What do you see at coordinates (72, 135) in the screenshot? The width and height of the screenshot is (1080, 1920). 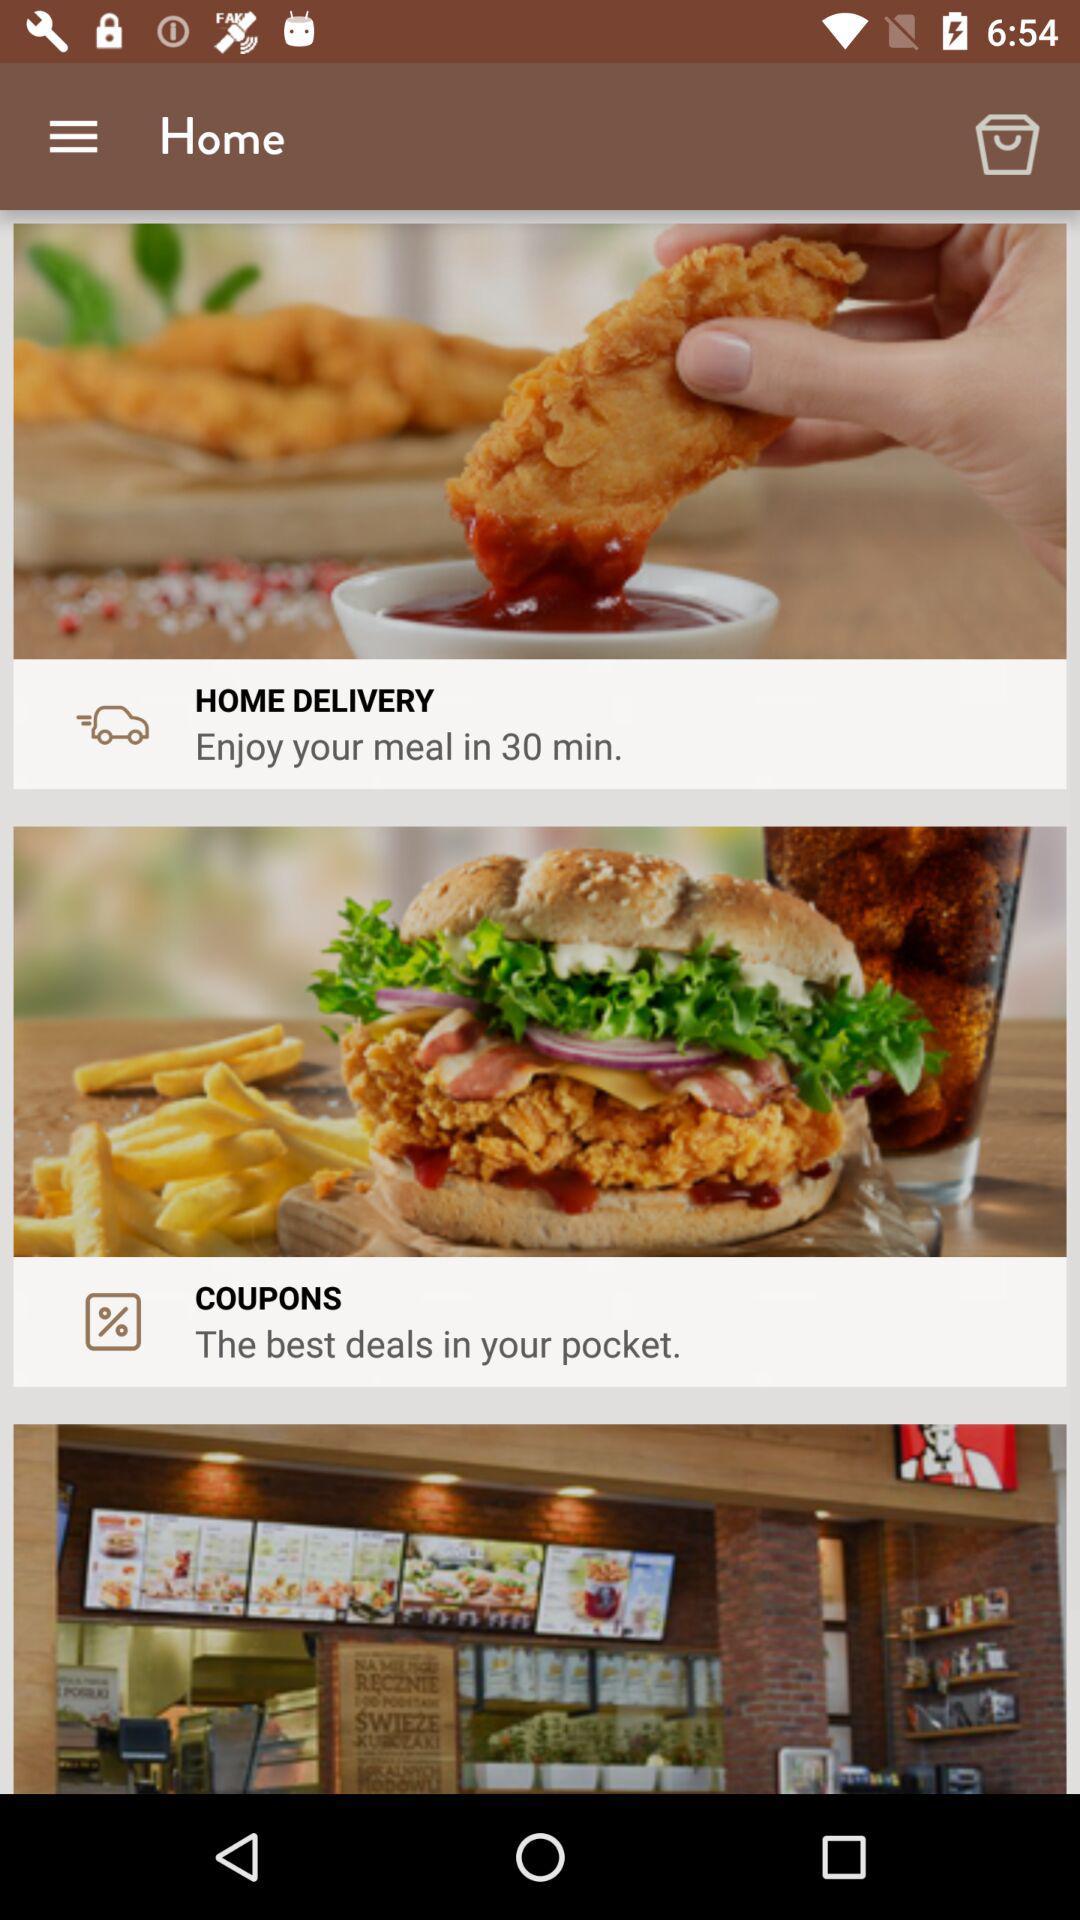 I see `the item to the left of the home` at bounding box center [72, 135].